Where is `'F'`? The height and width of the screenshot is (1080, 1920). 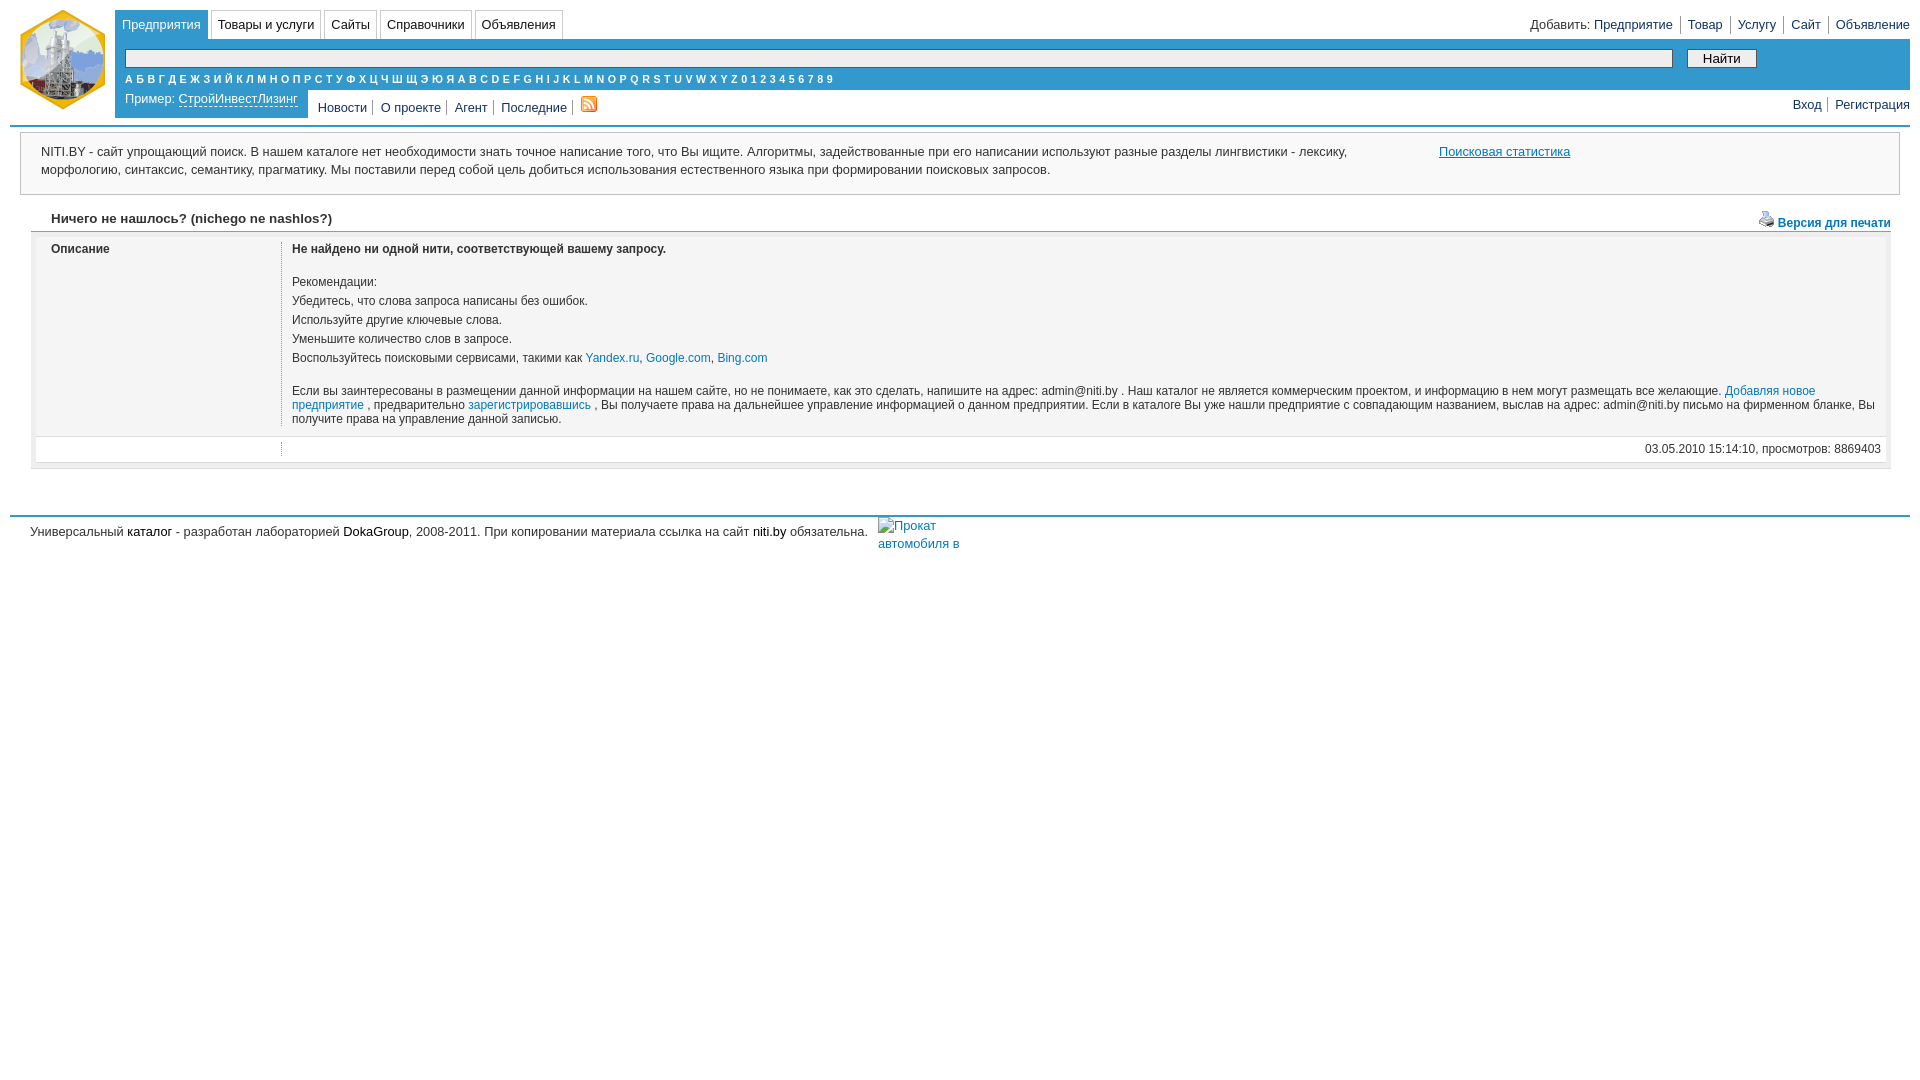
'F' is located at coordinates (516, 77).